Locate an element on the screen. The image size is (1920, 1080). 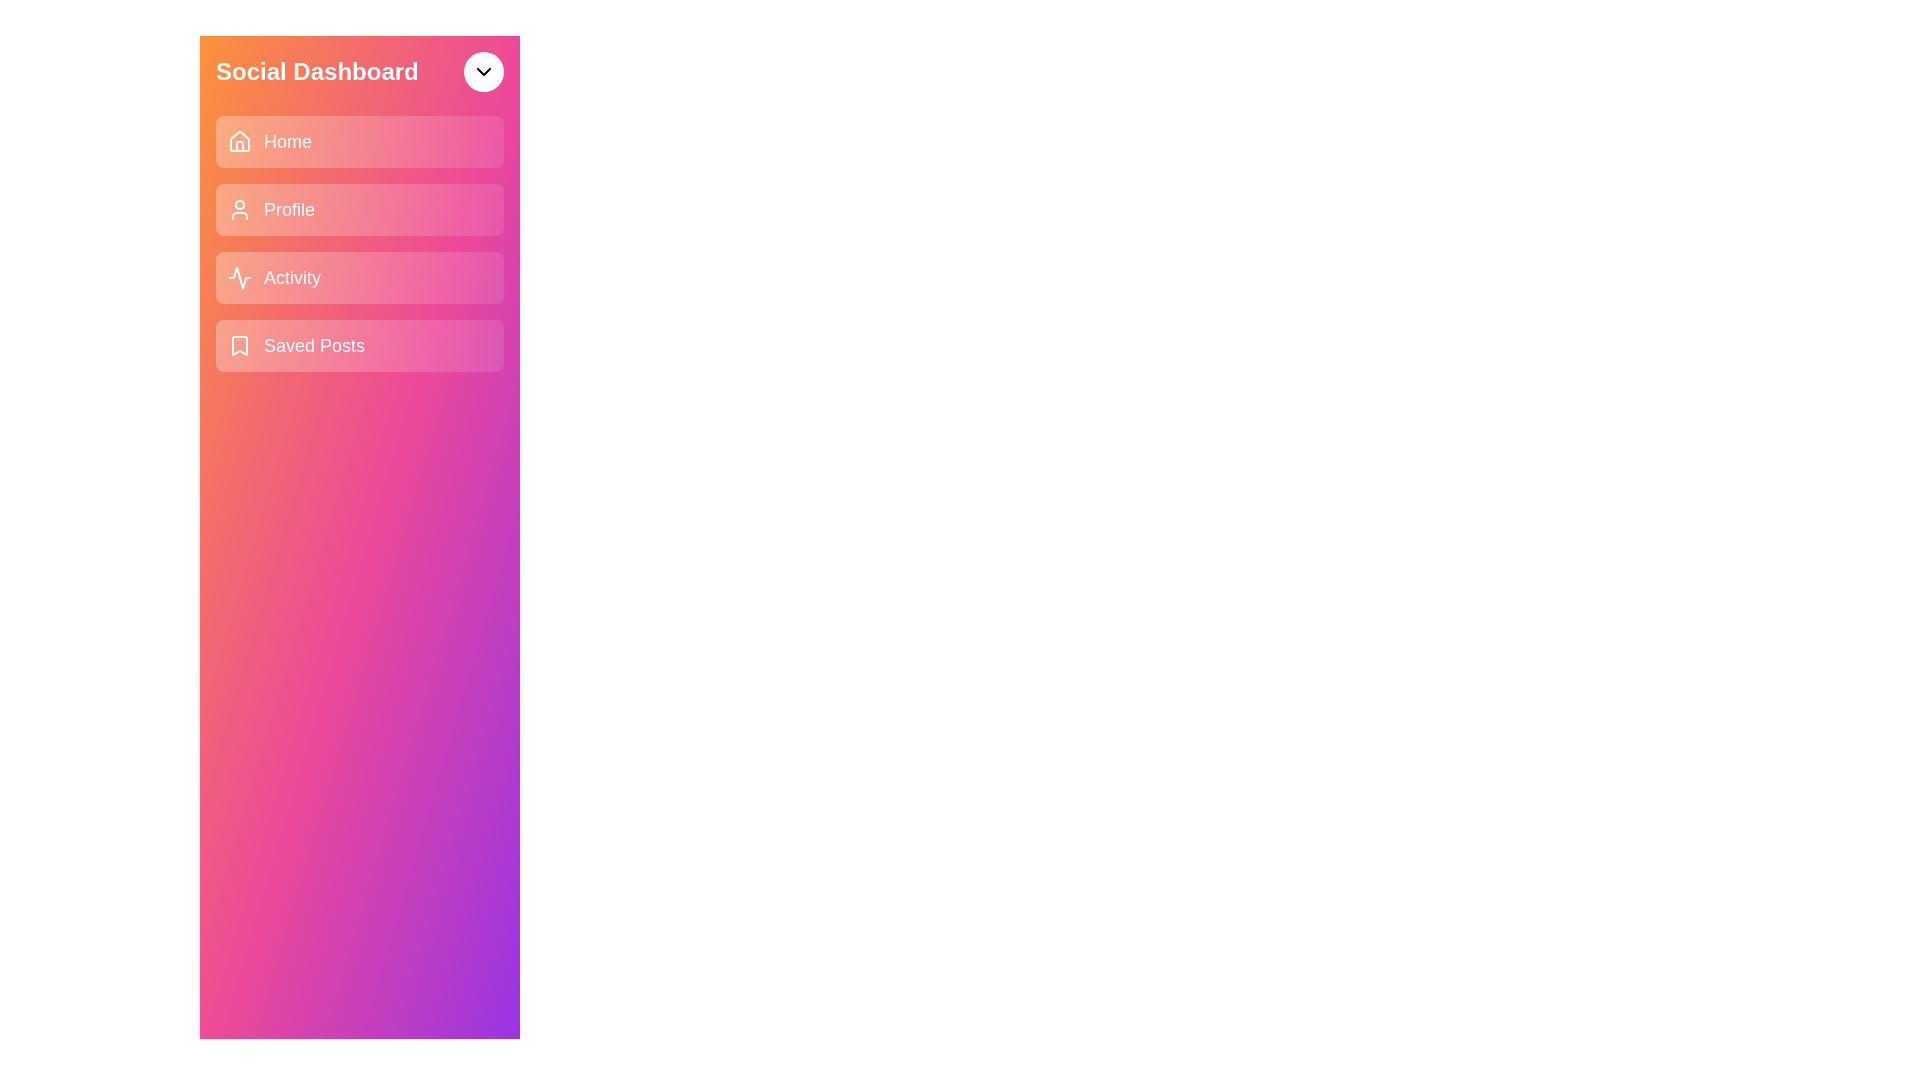
the menu item Activity from the list is located at coordinates (360, 277).